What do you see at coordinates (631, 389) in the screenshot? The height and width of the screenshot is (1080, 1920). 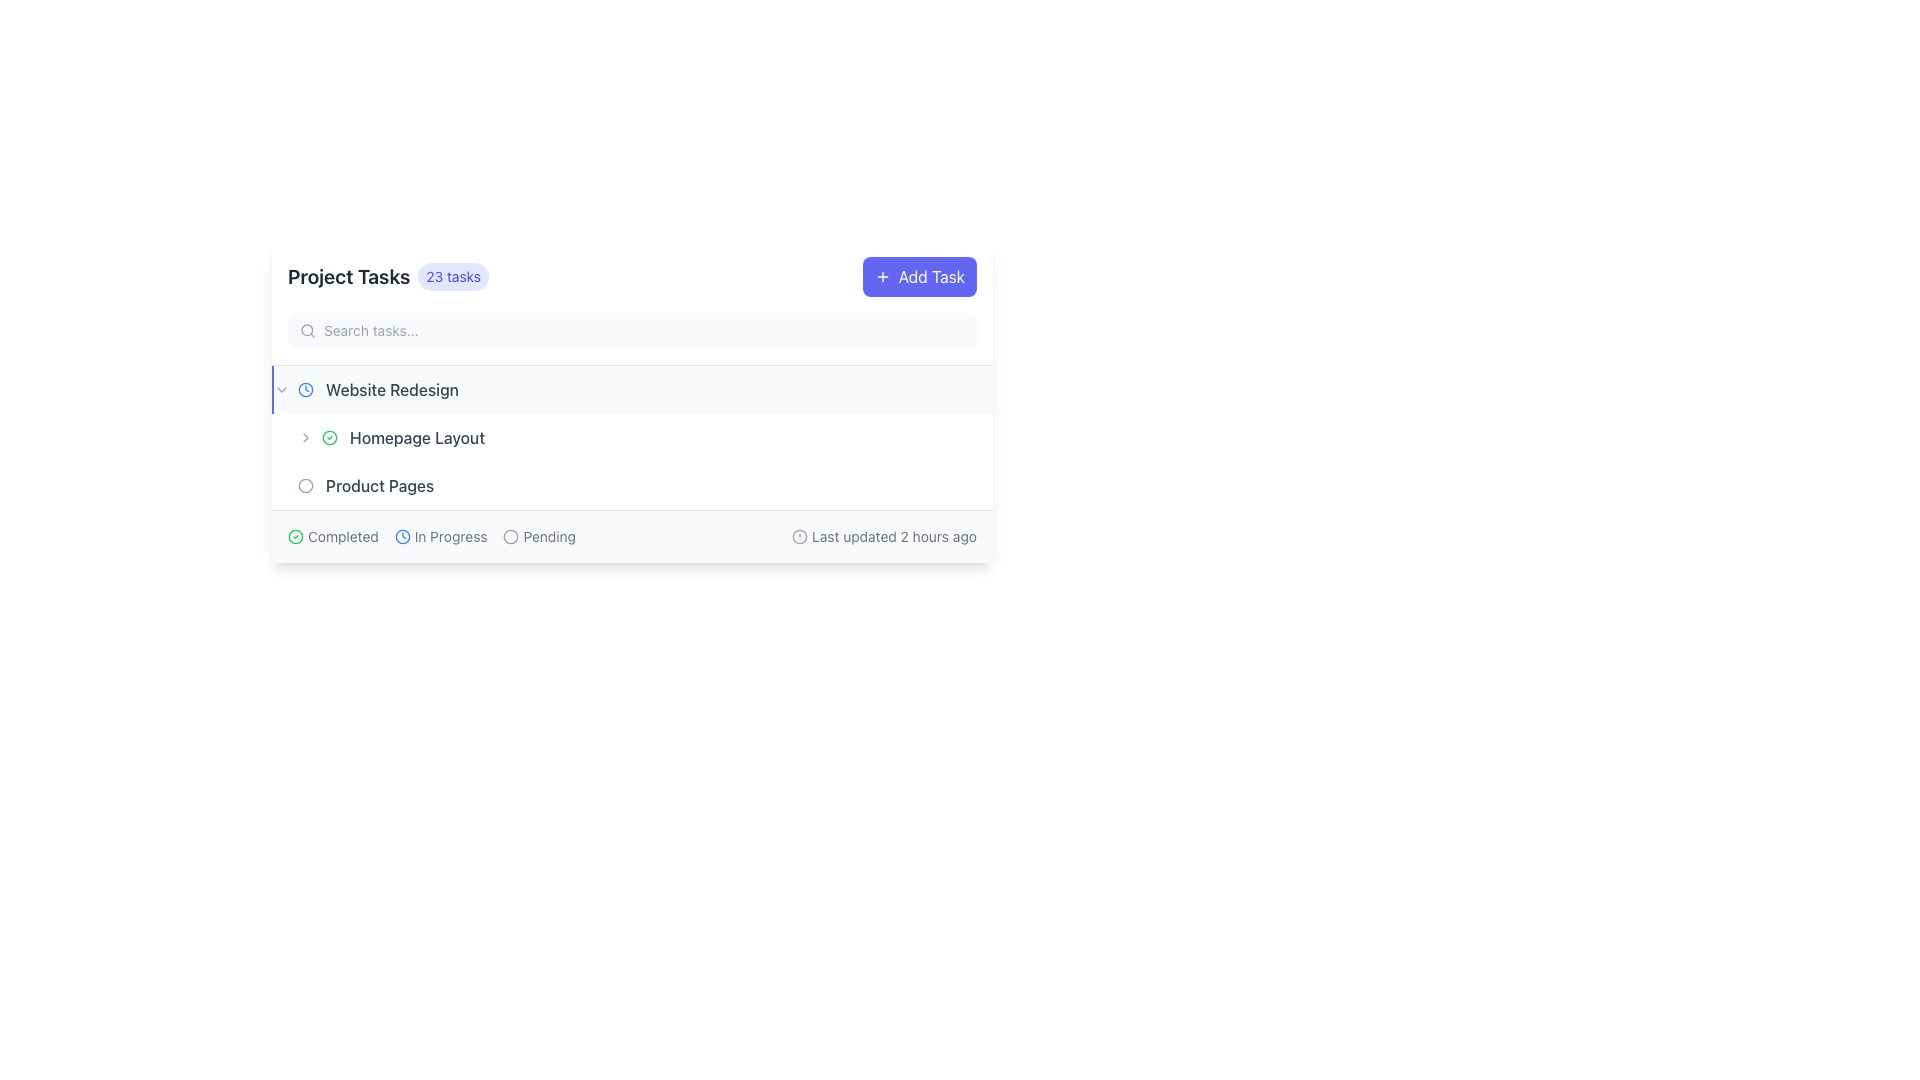 I see `the task entry block for 'Website Redesign'` at bounding box center [631, 389].